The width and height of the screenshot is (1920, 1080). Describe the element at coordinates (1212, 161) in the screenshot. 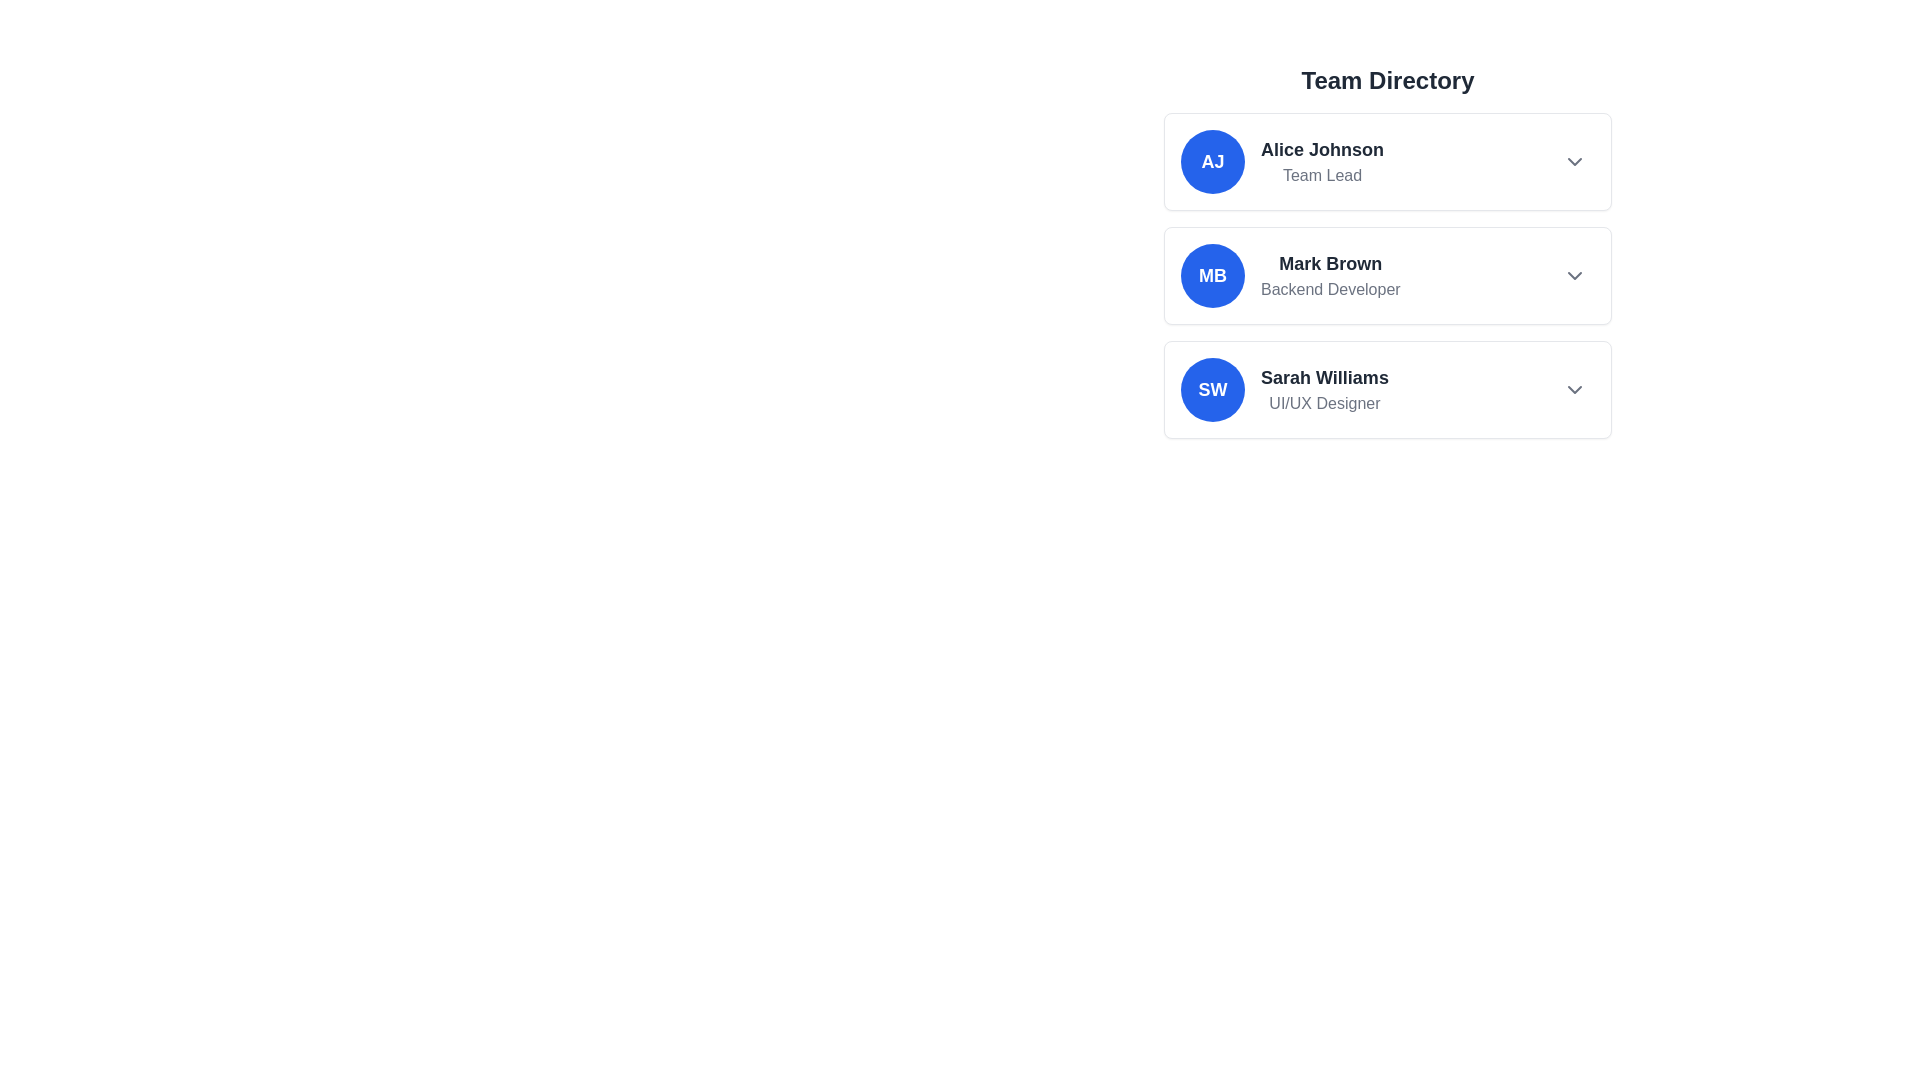

I see `the Profile Initial Badge representing user 'Alice Johnson'` at that location.